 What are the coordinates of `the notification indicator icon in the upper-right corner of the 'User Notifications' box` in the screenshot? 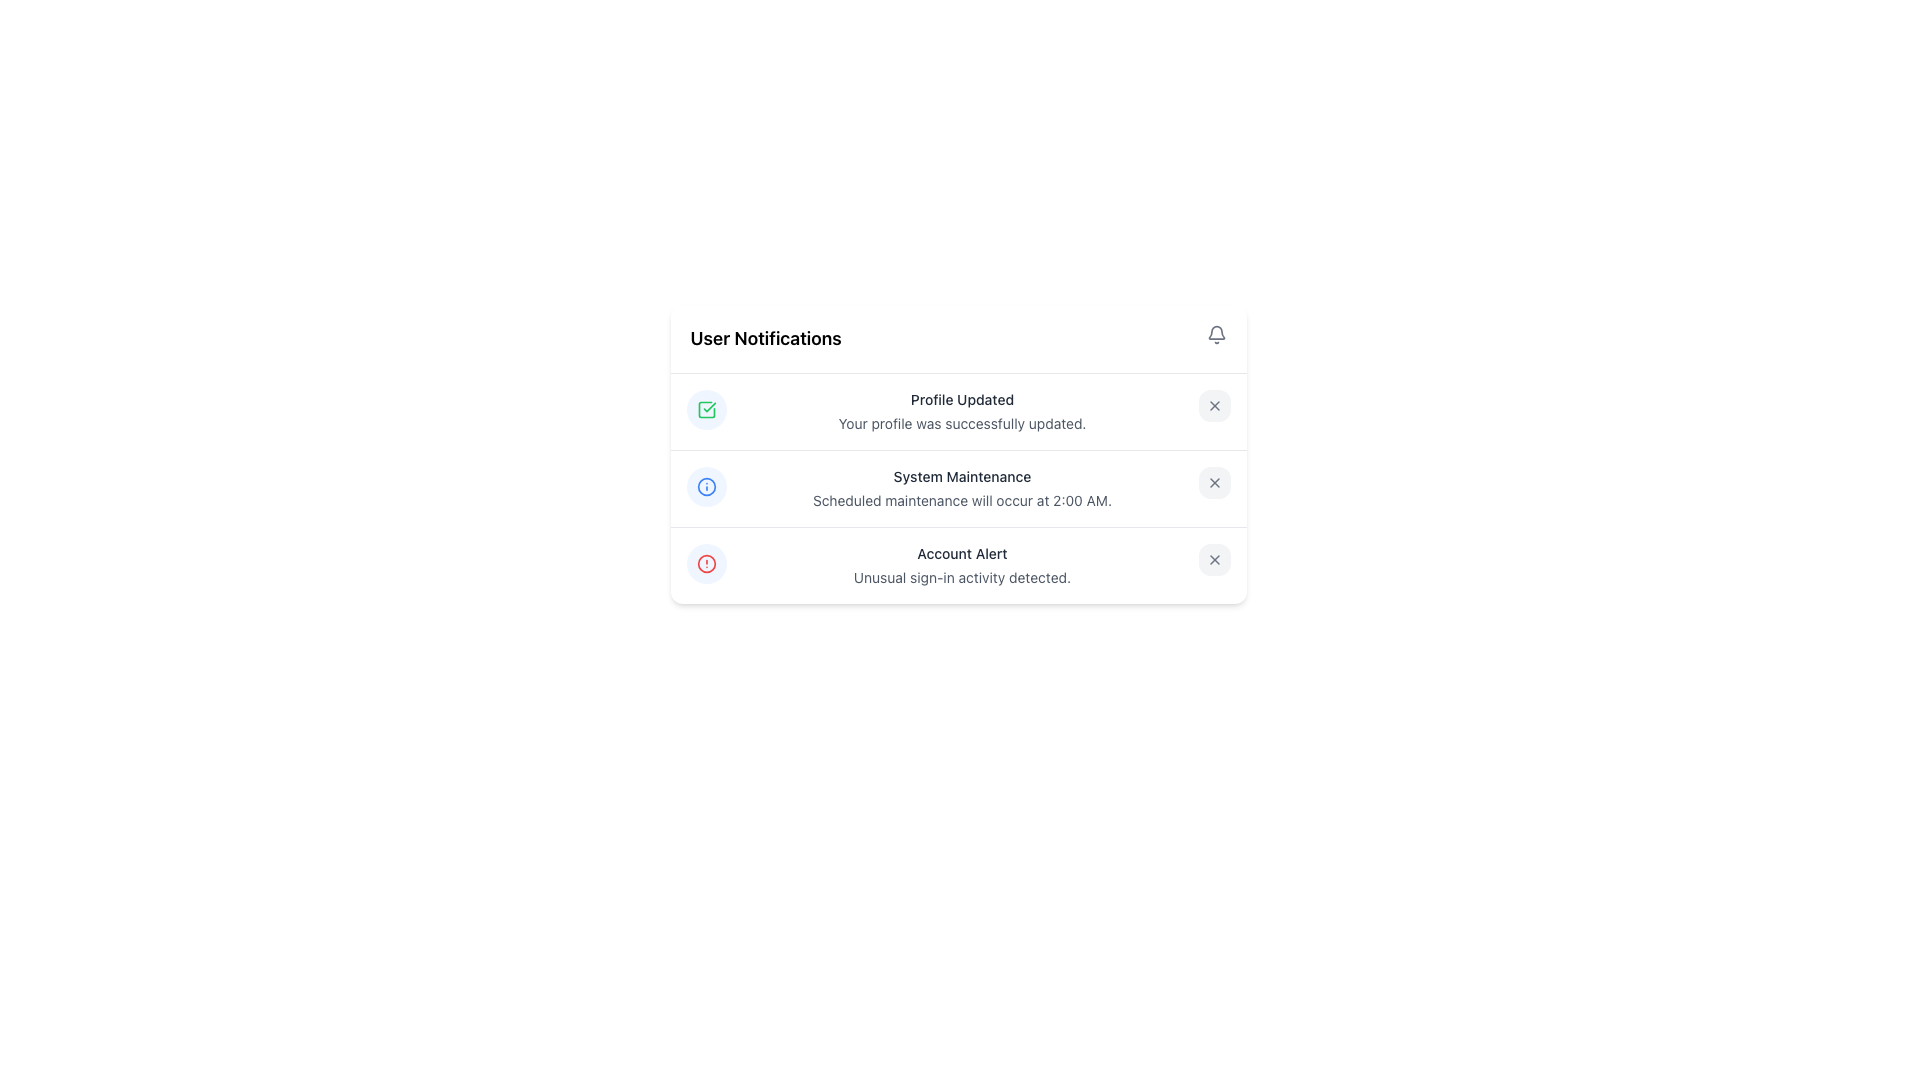 It's located at (1215, 334).